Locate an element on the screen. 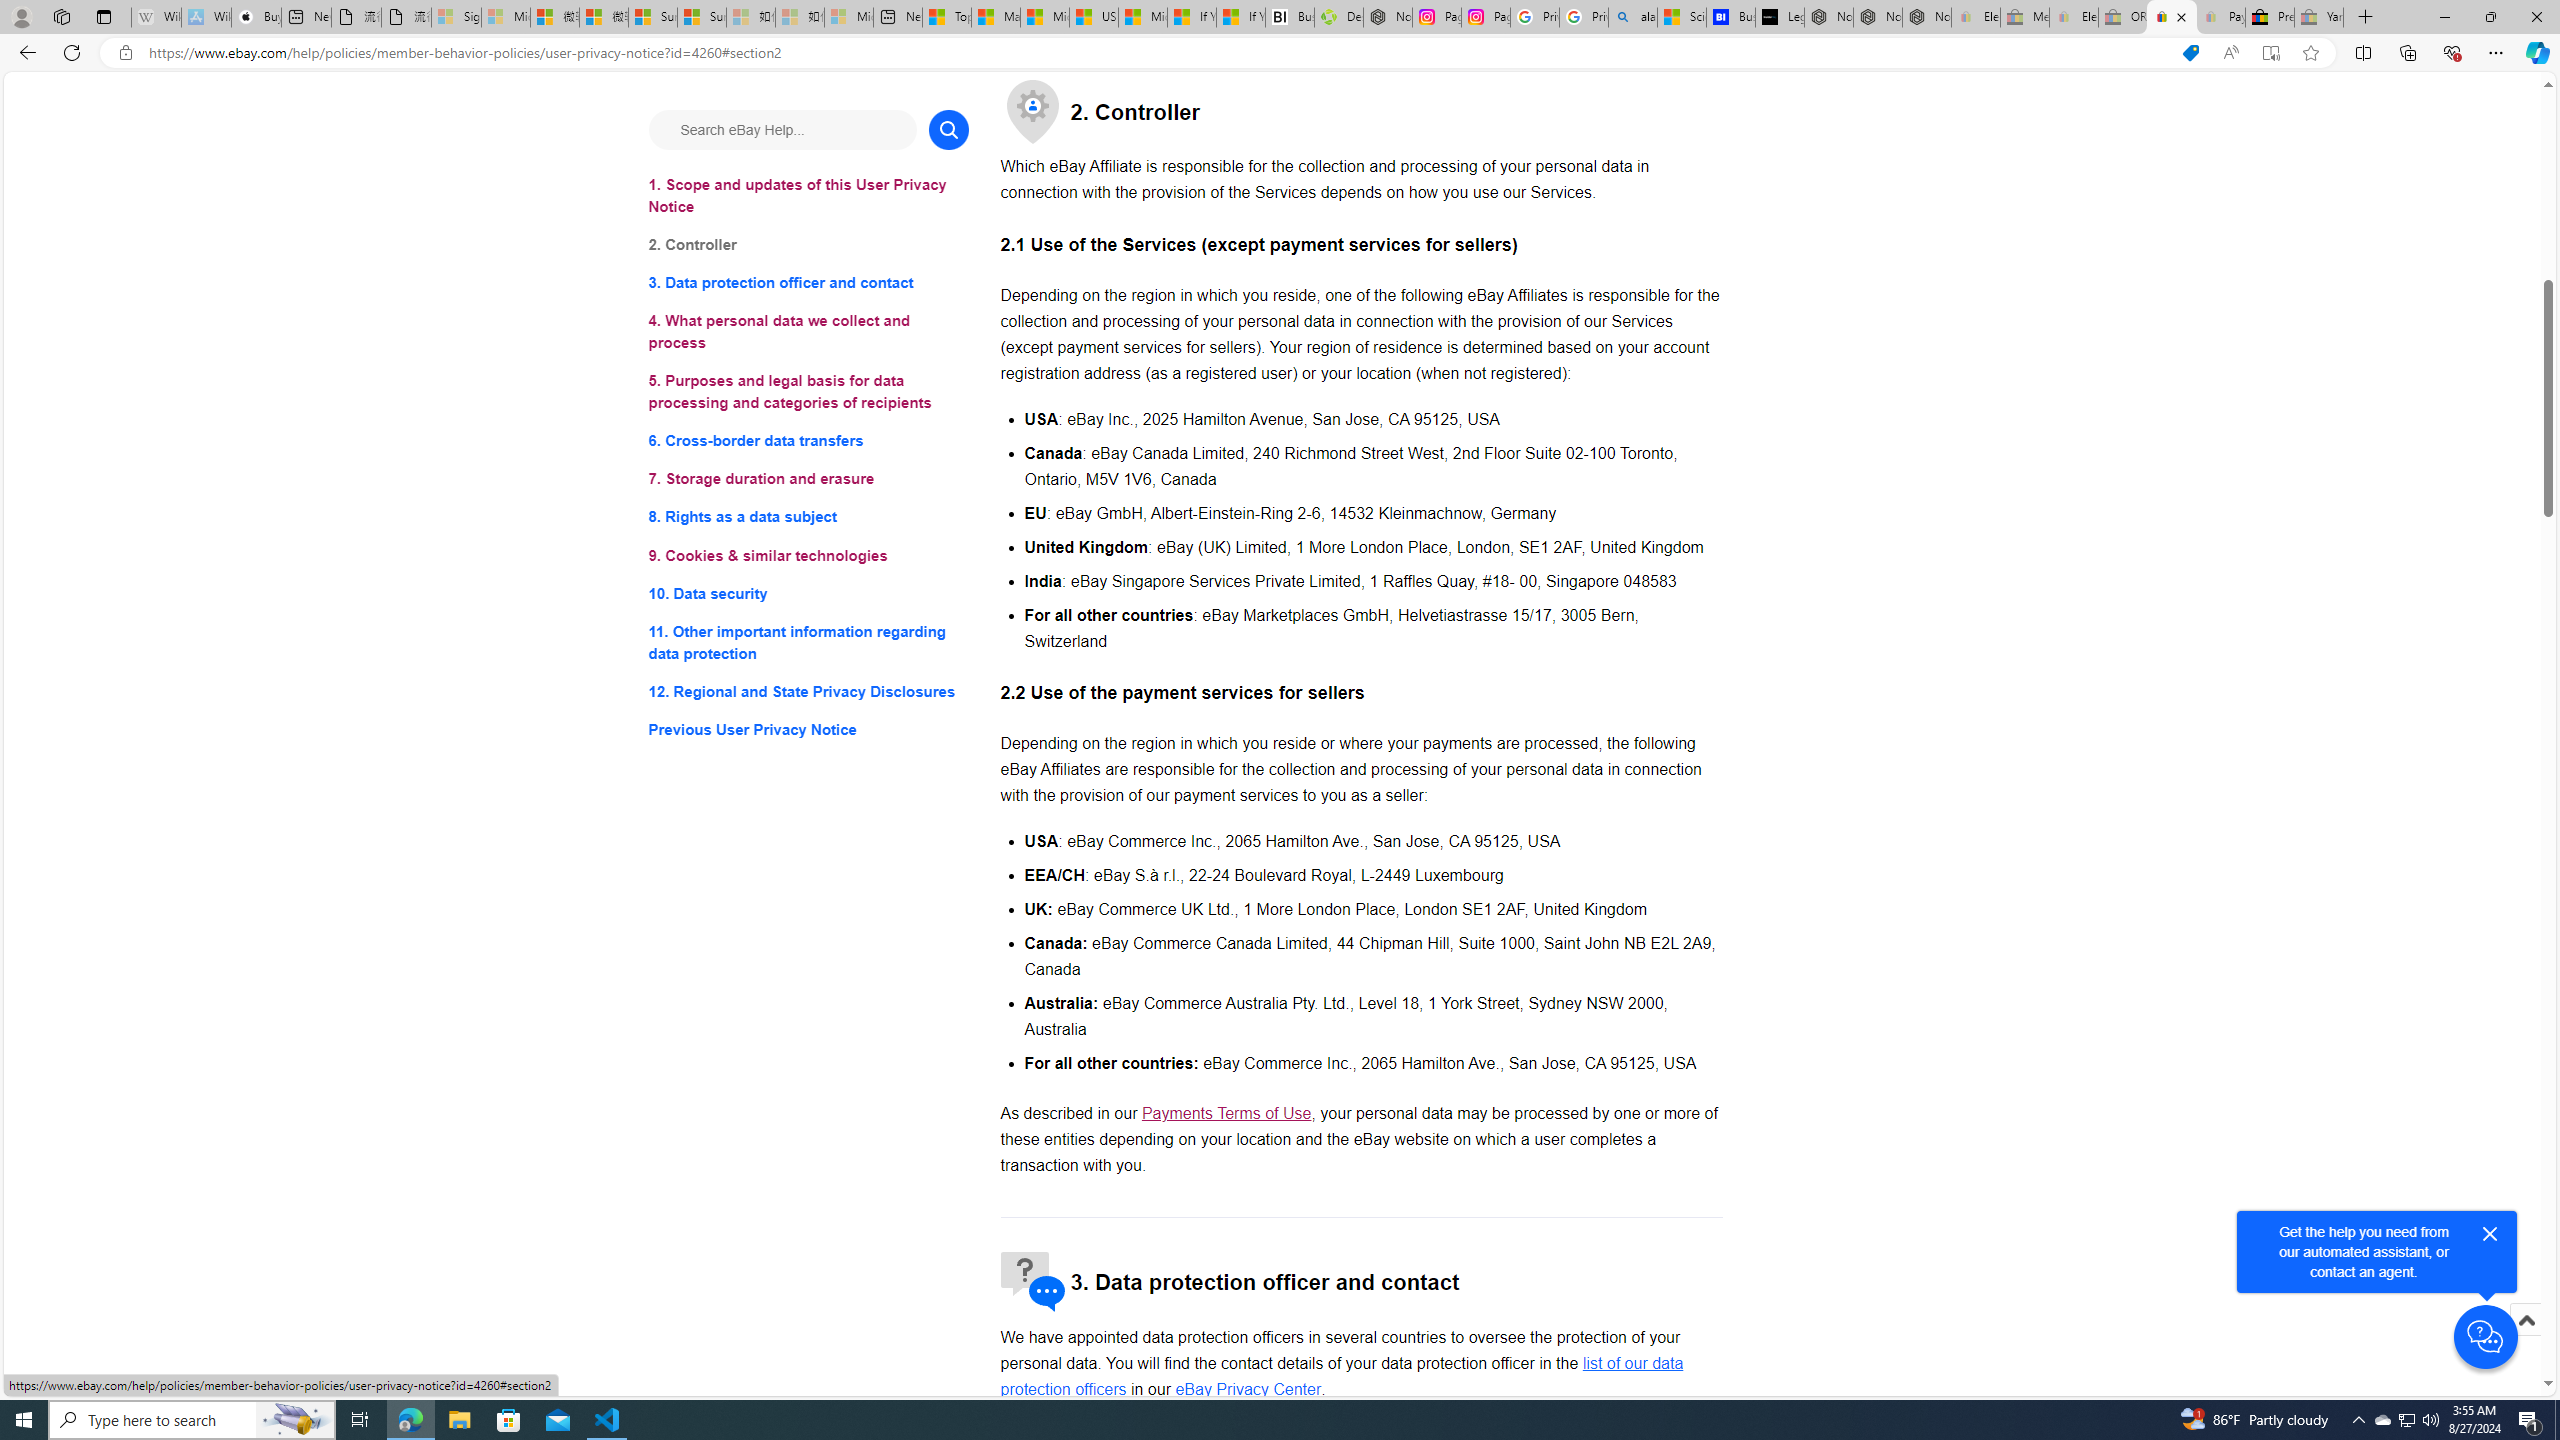 Image resolution: width=2560 pixels, height=1440 pixels. 'Scroll to top' is located at coordinates (2524, 1340).